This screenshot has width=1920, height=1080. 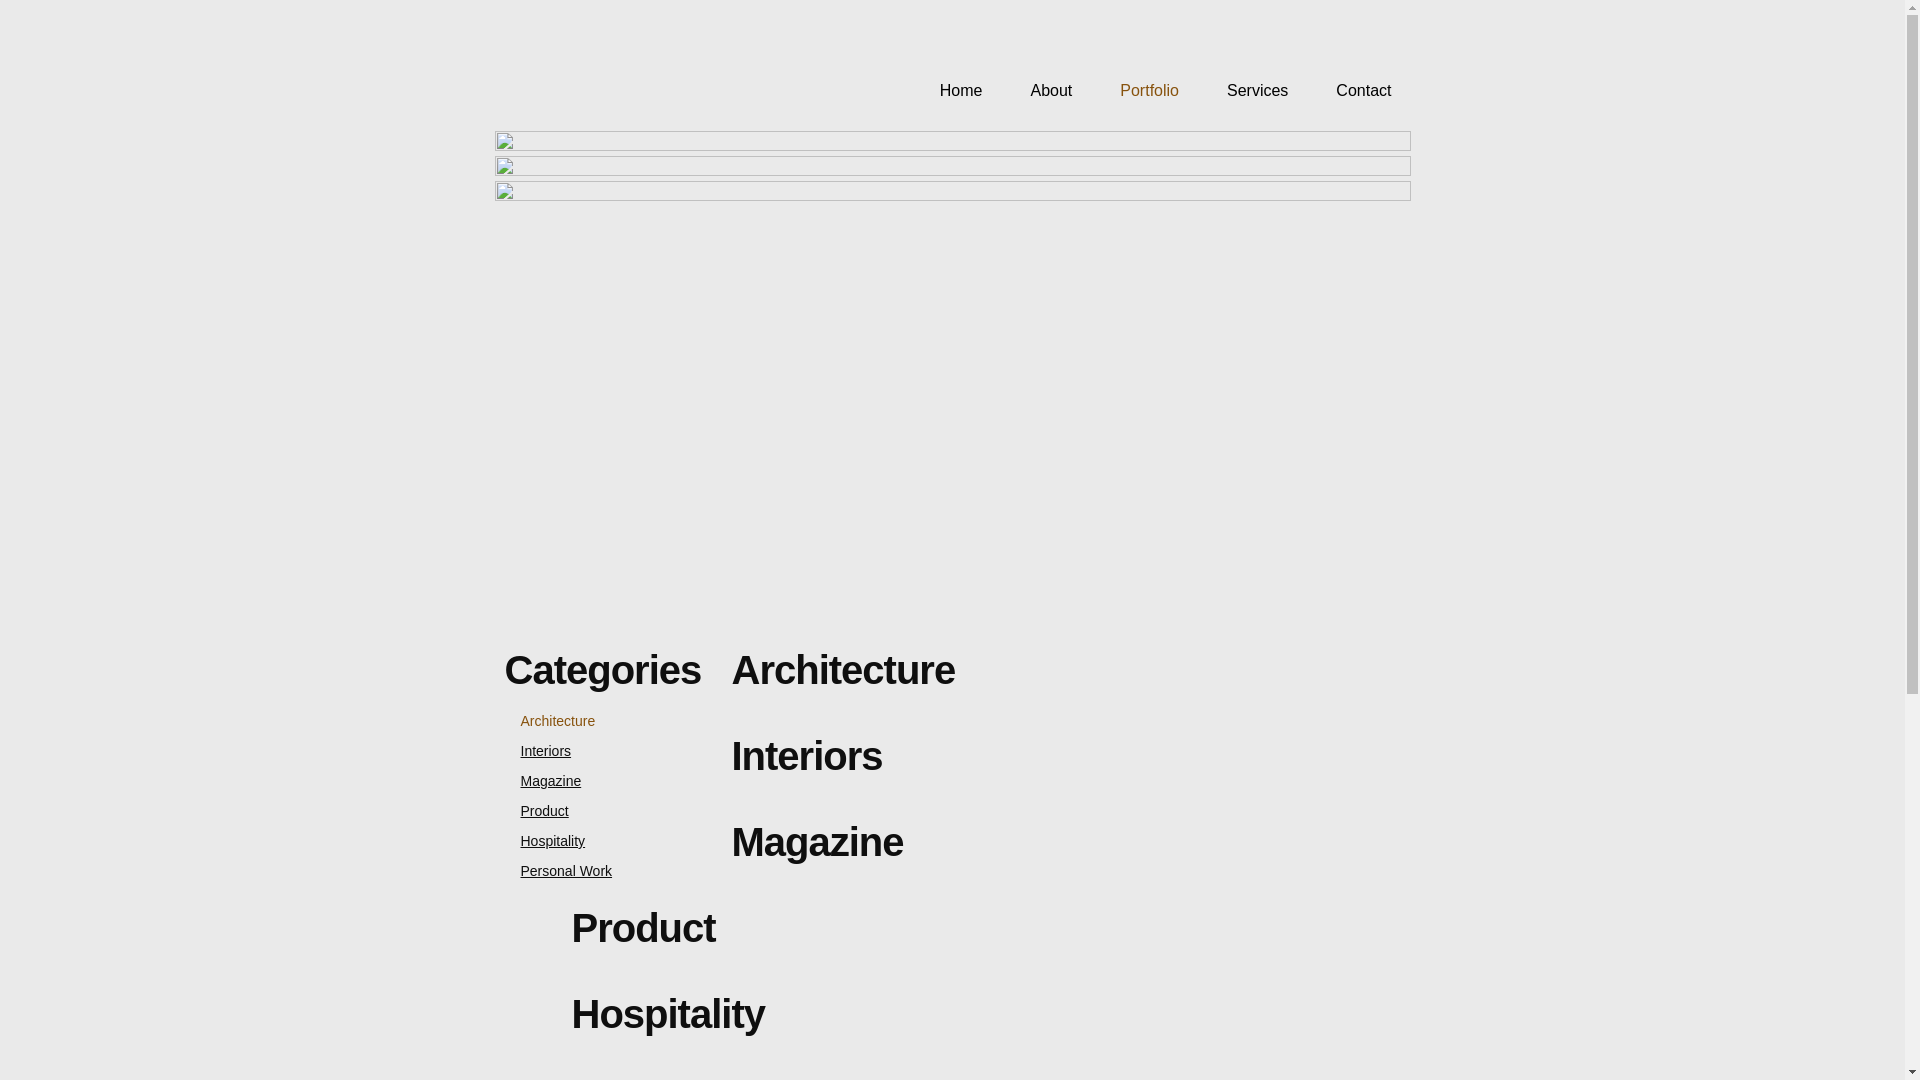 I want to click on 'Magazine', so click(x=504, y=779).